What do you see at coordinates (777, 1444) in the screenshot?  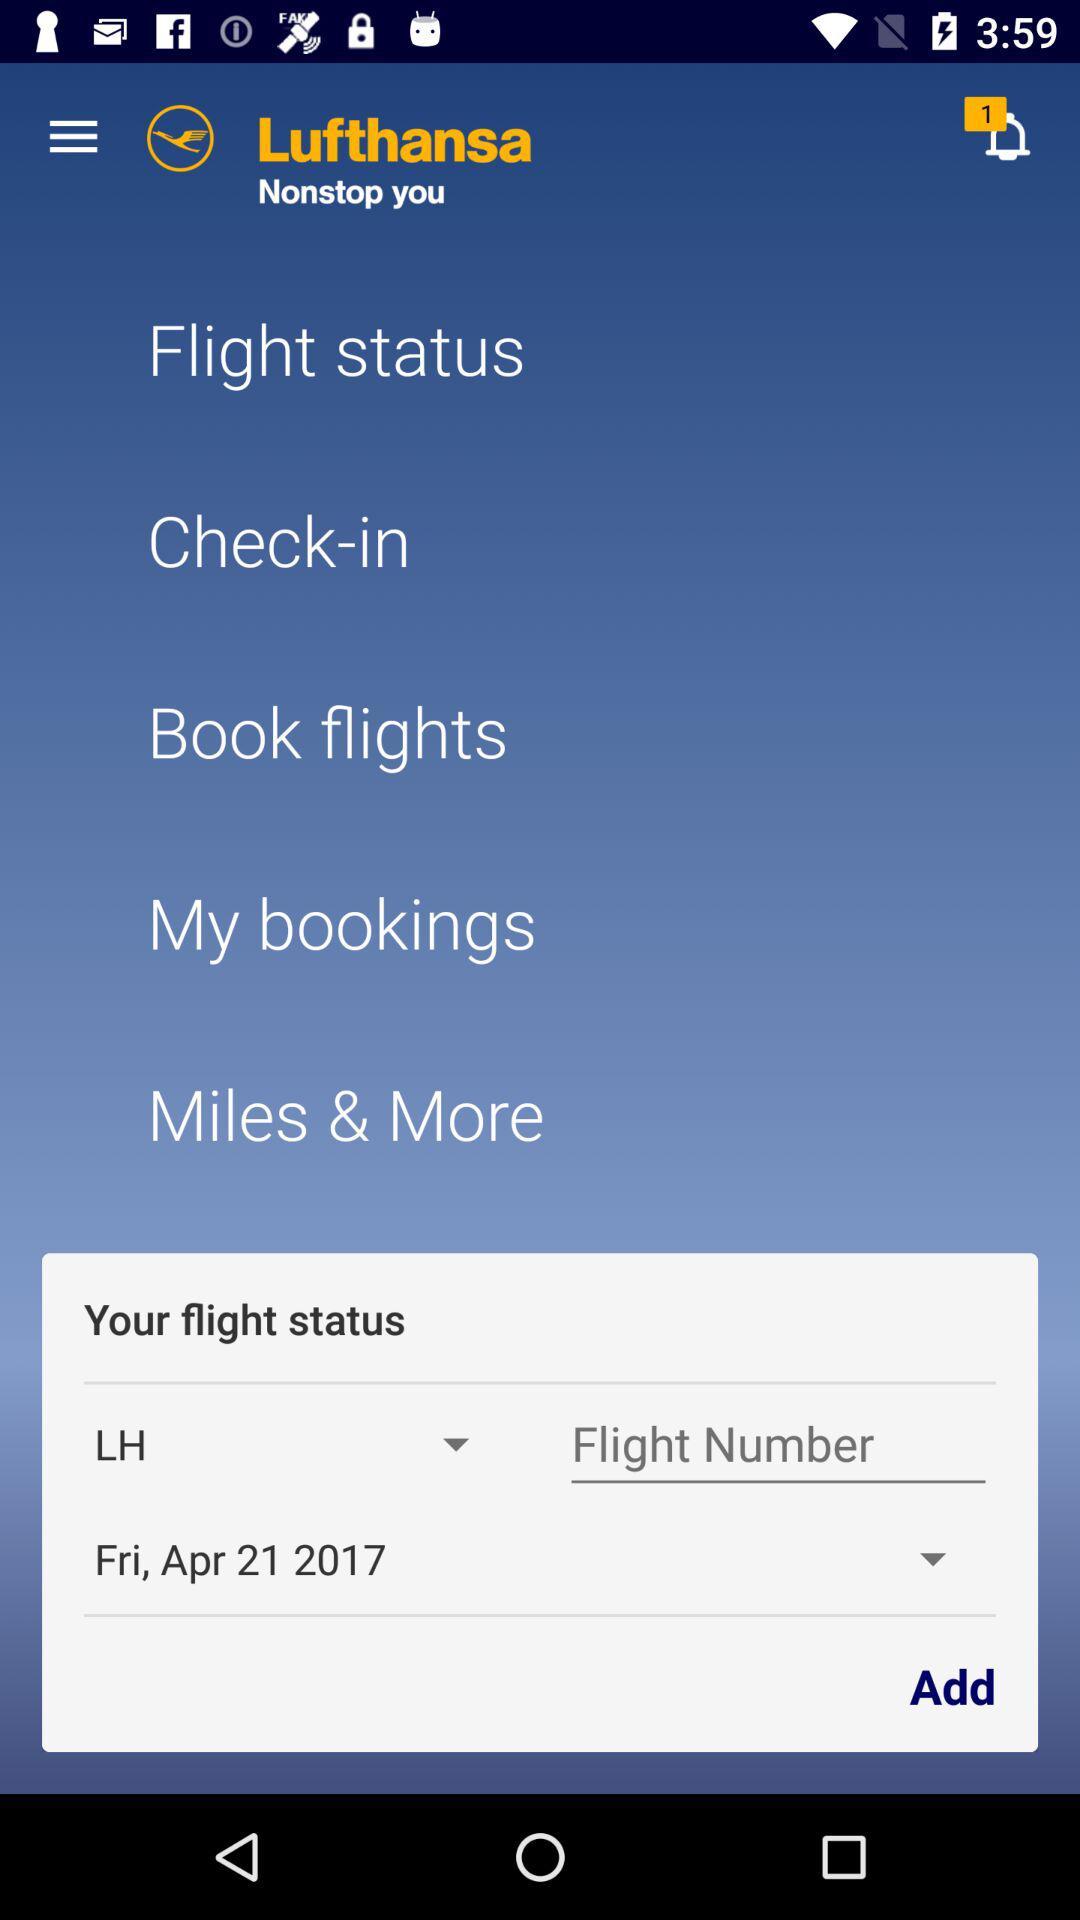 I see `input flight number` at bounding box center [777, 1444].